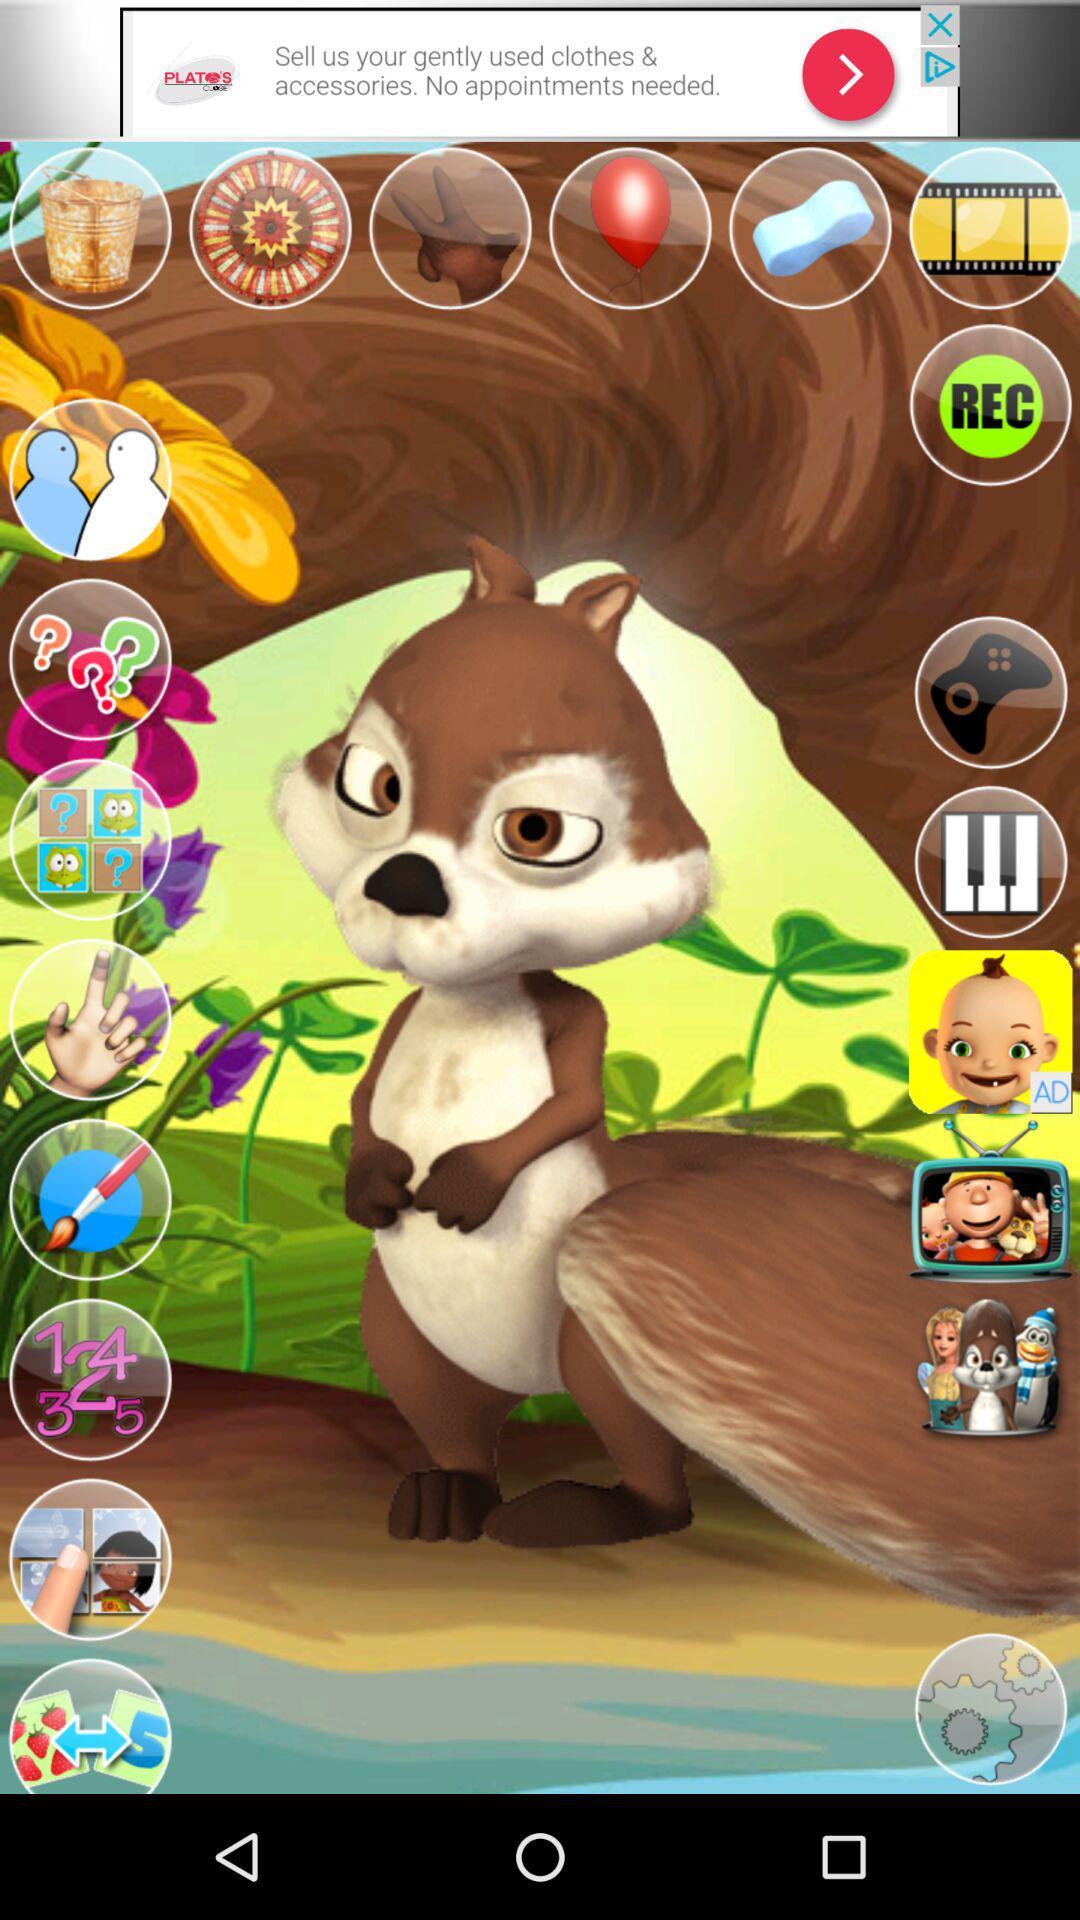  What do you see at coordinates (990, 1708) in the screenshot?
I see `settings` at bounding box center [990, 1708].